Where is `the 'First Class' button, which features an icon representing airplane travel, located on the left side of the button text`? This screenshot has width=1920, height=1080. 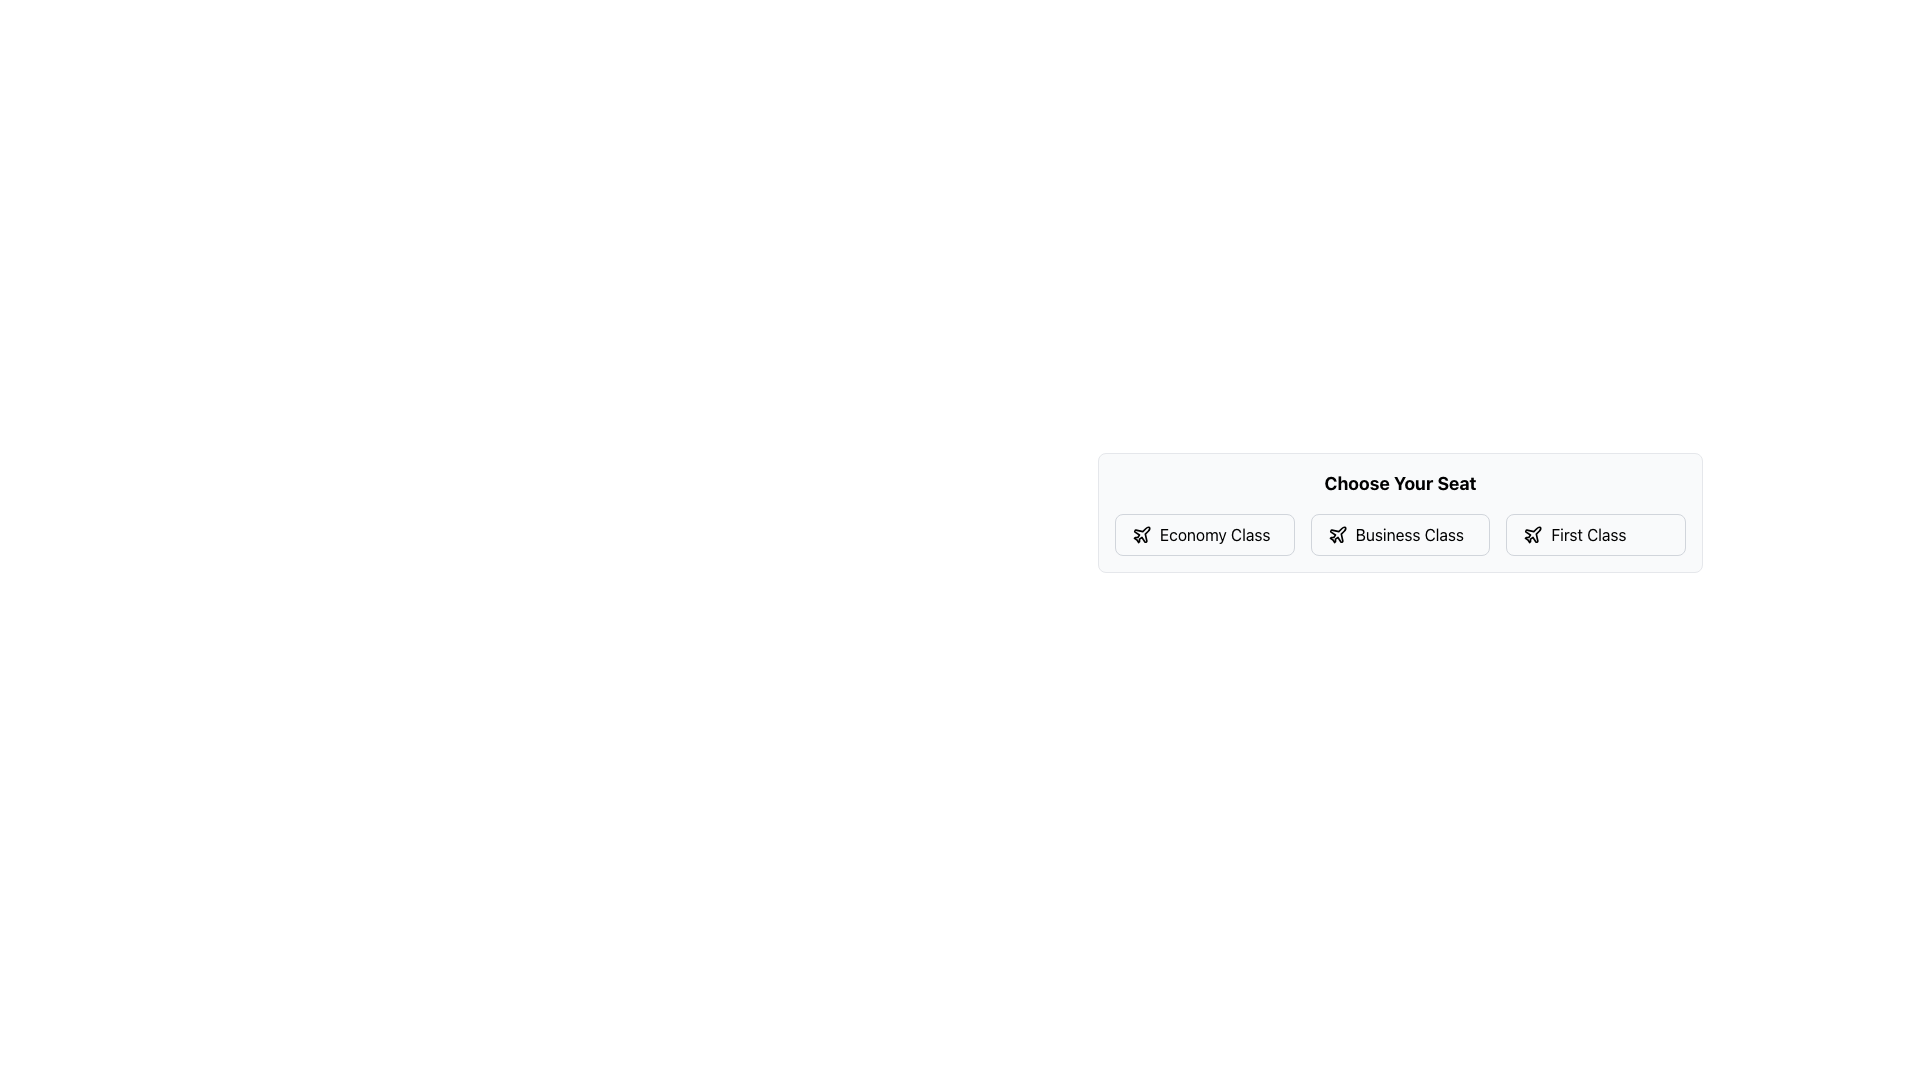
the 'First Class' button, which features an icon representing airplane travel, located on the left side of the button text is located at coordinates (1532, 534).